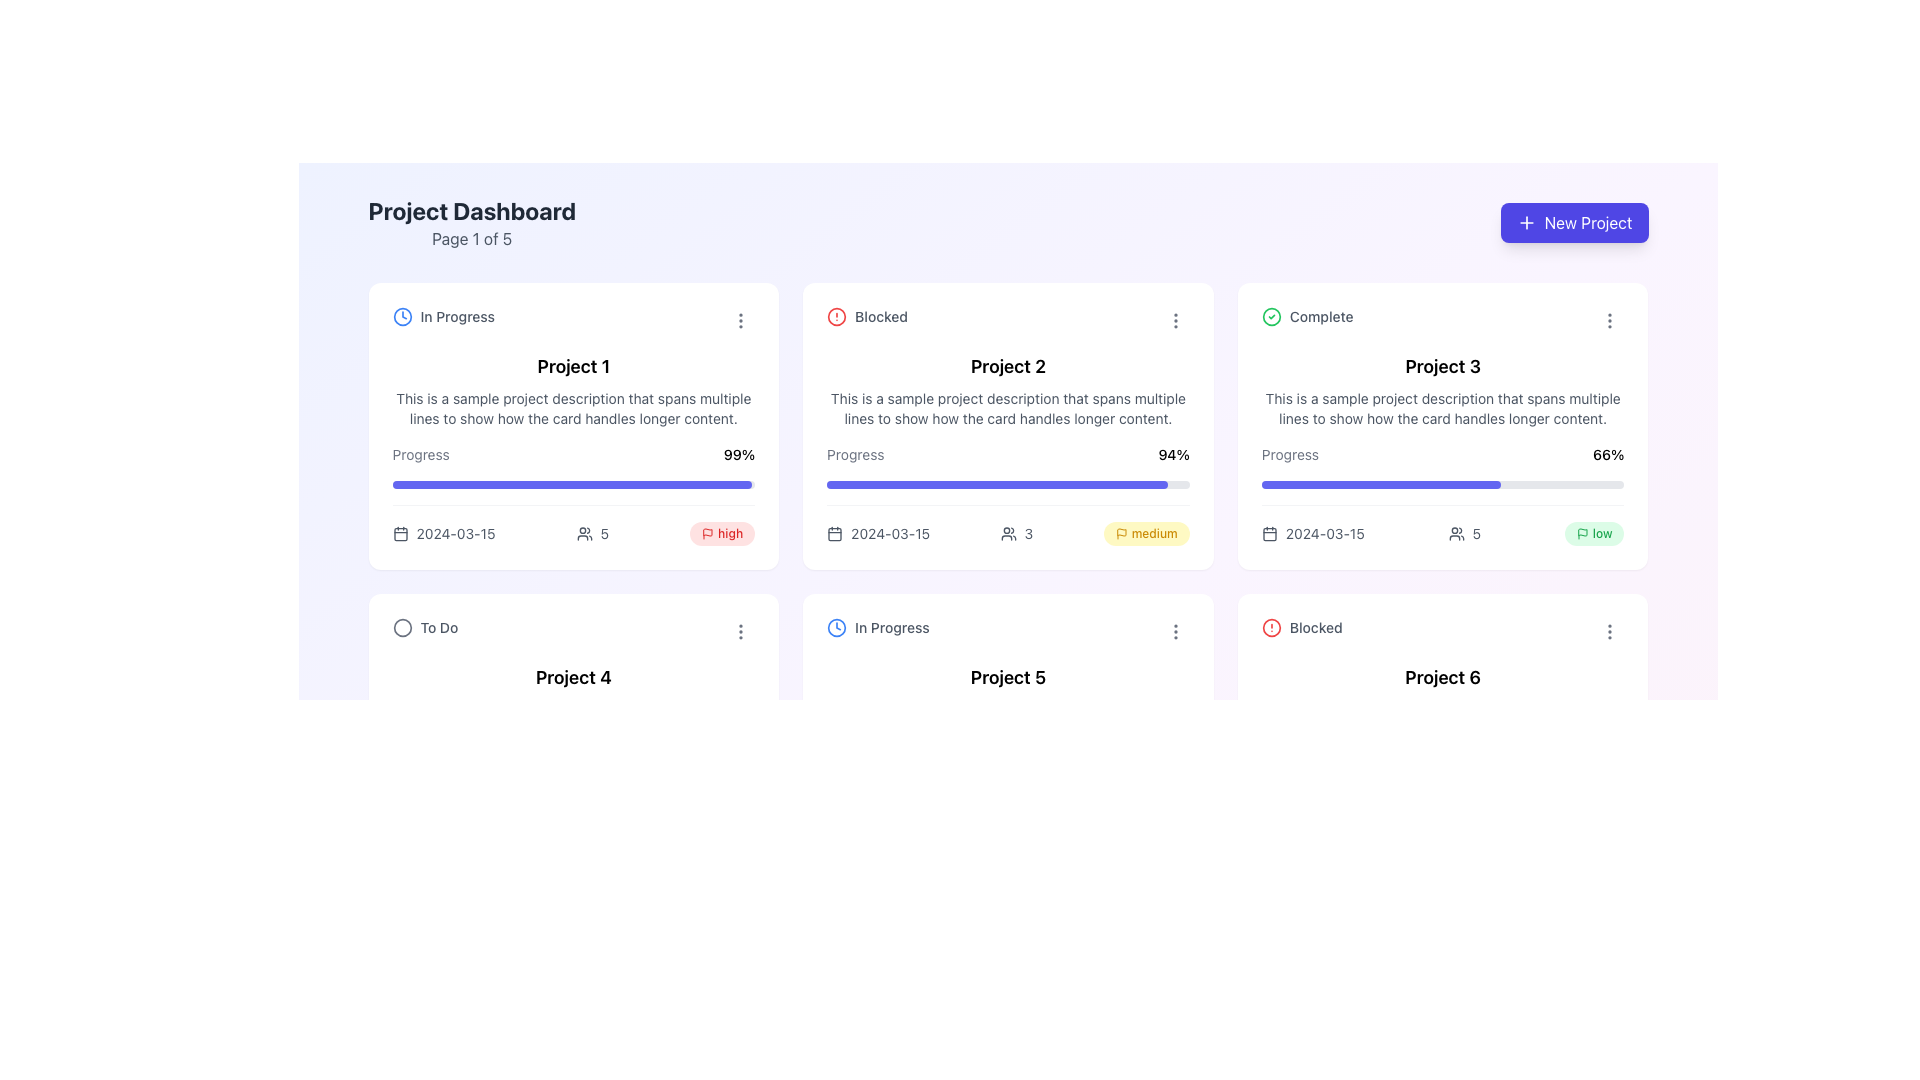  Describe the element at coordinates (891, 627) in the screenshot. I see `the text label displaying 'In Progress' located next to a clock icon in the 'Project 5' card within the 'Project Dashboard' interface` at that location.